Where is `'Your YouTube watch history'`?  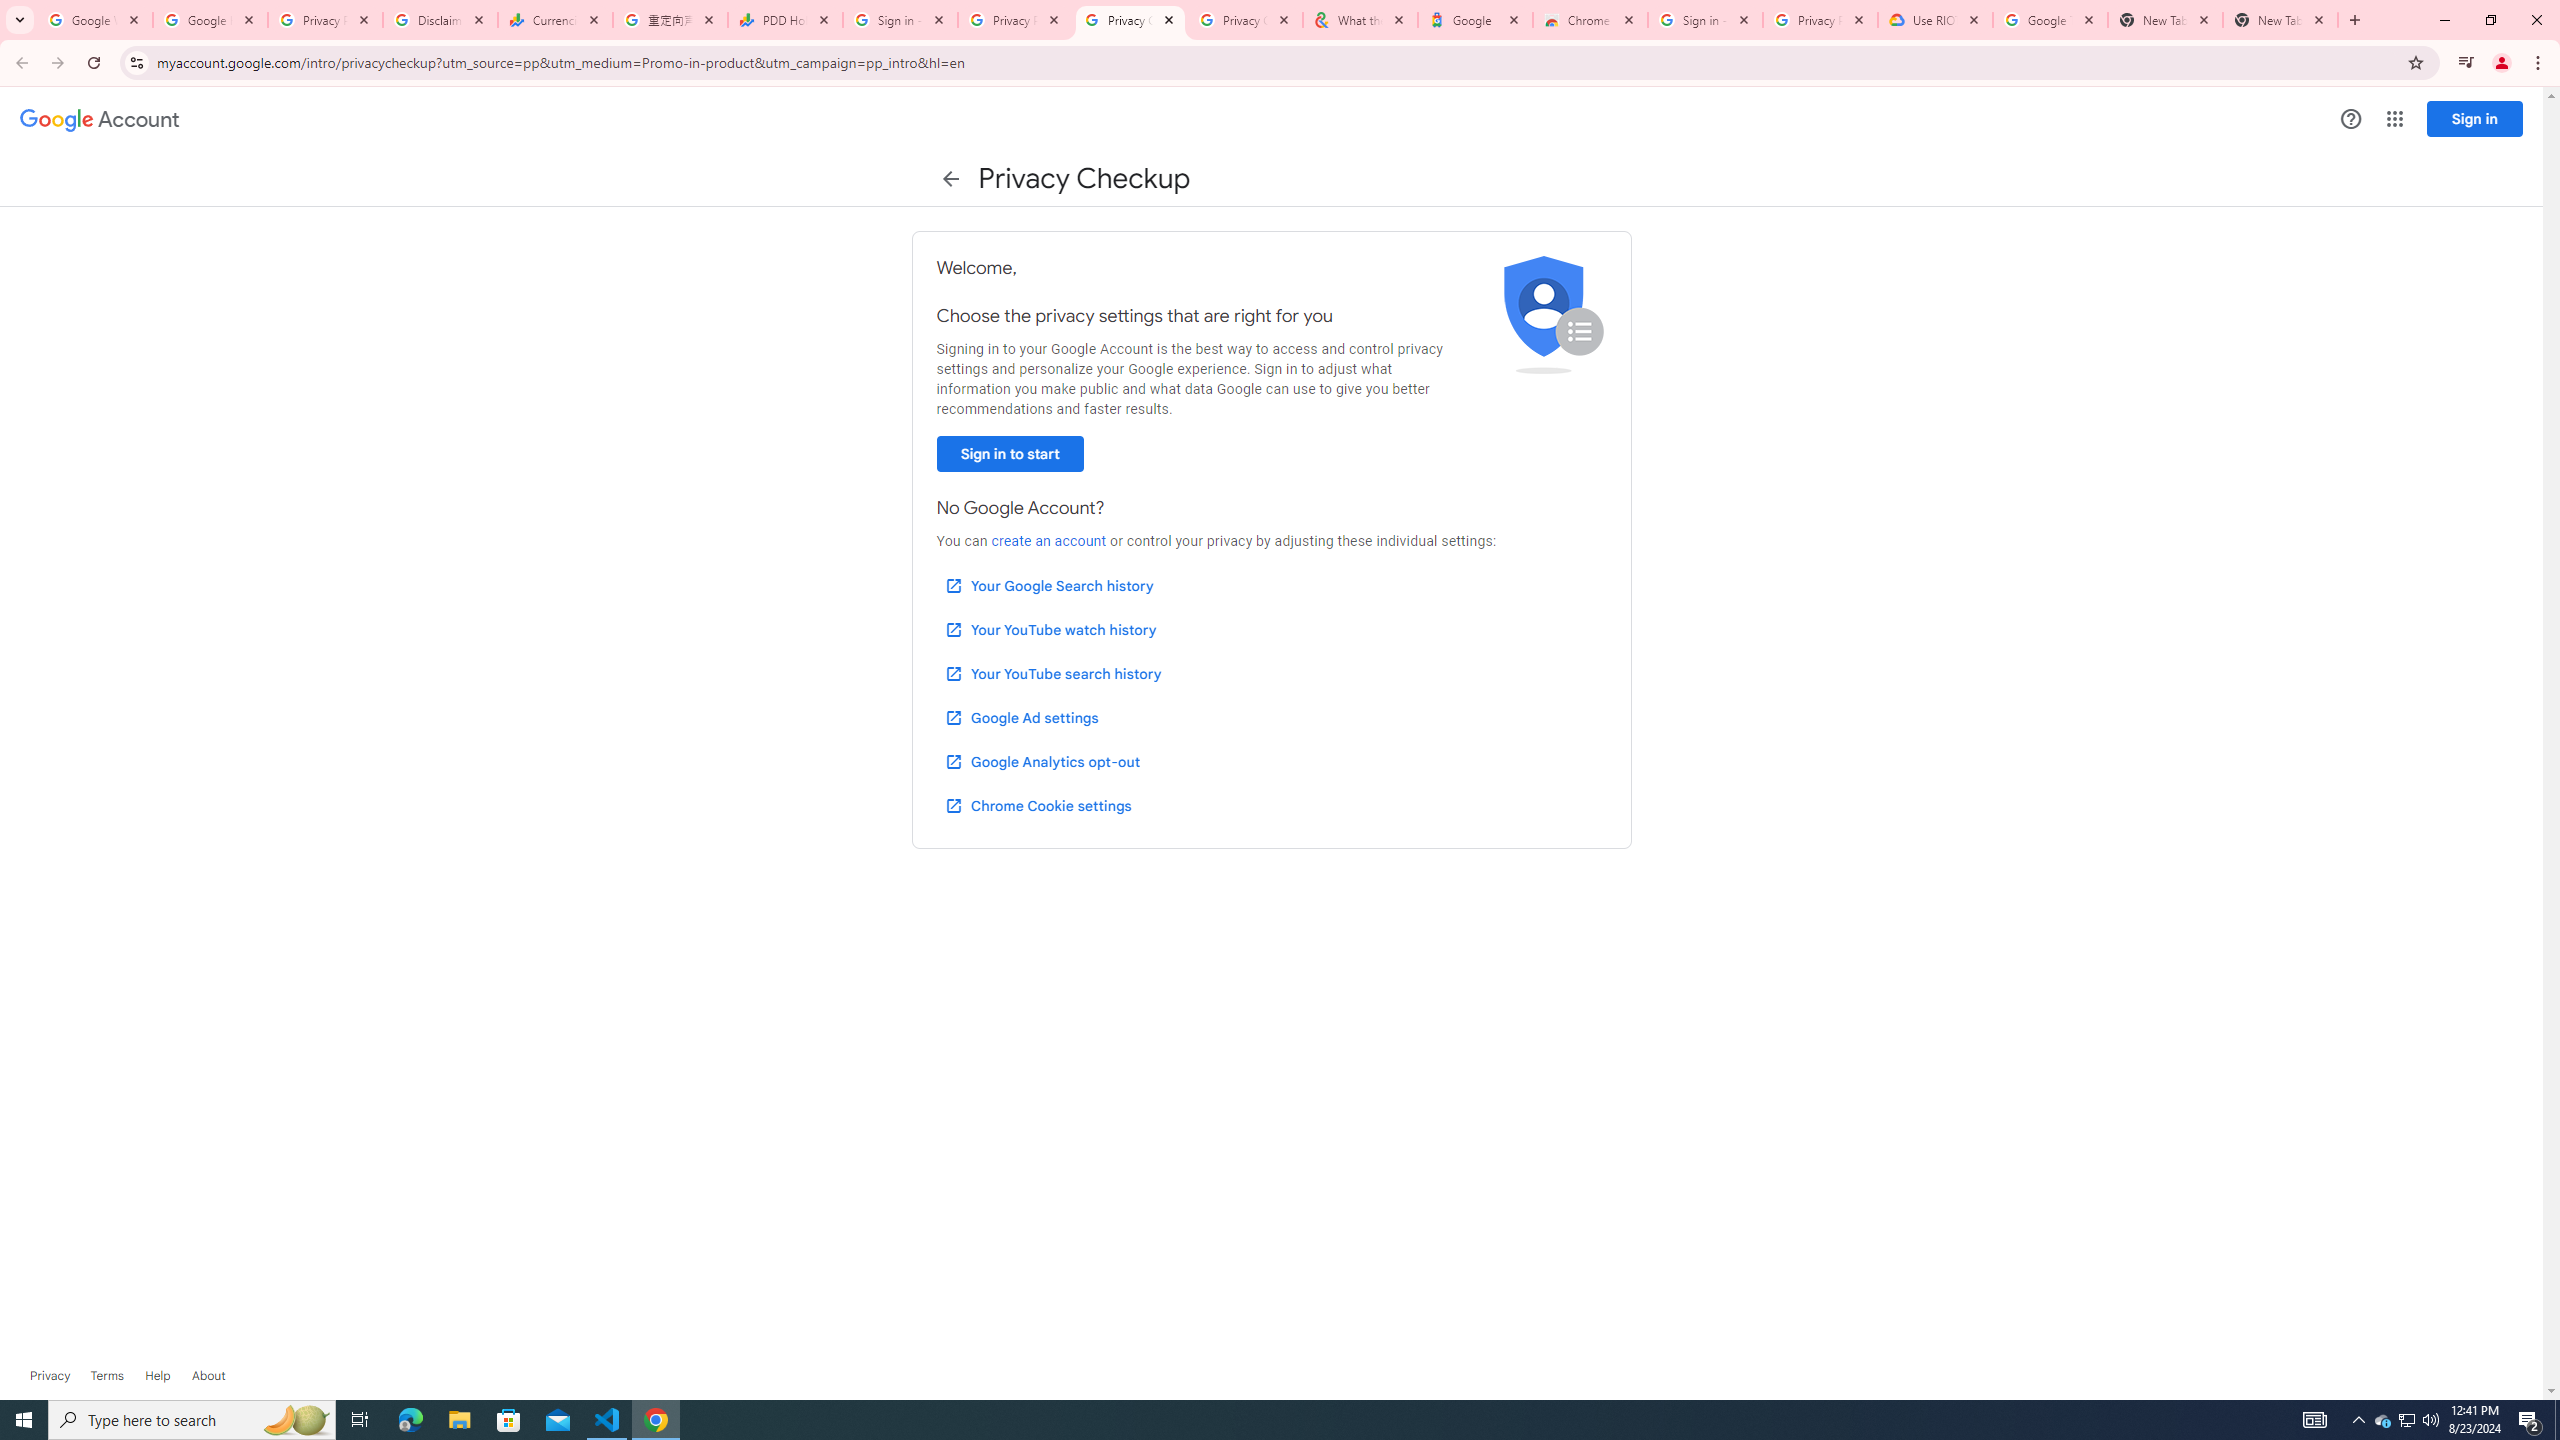
'Your YouTube watch history' is located at coordinates (1049, 629).